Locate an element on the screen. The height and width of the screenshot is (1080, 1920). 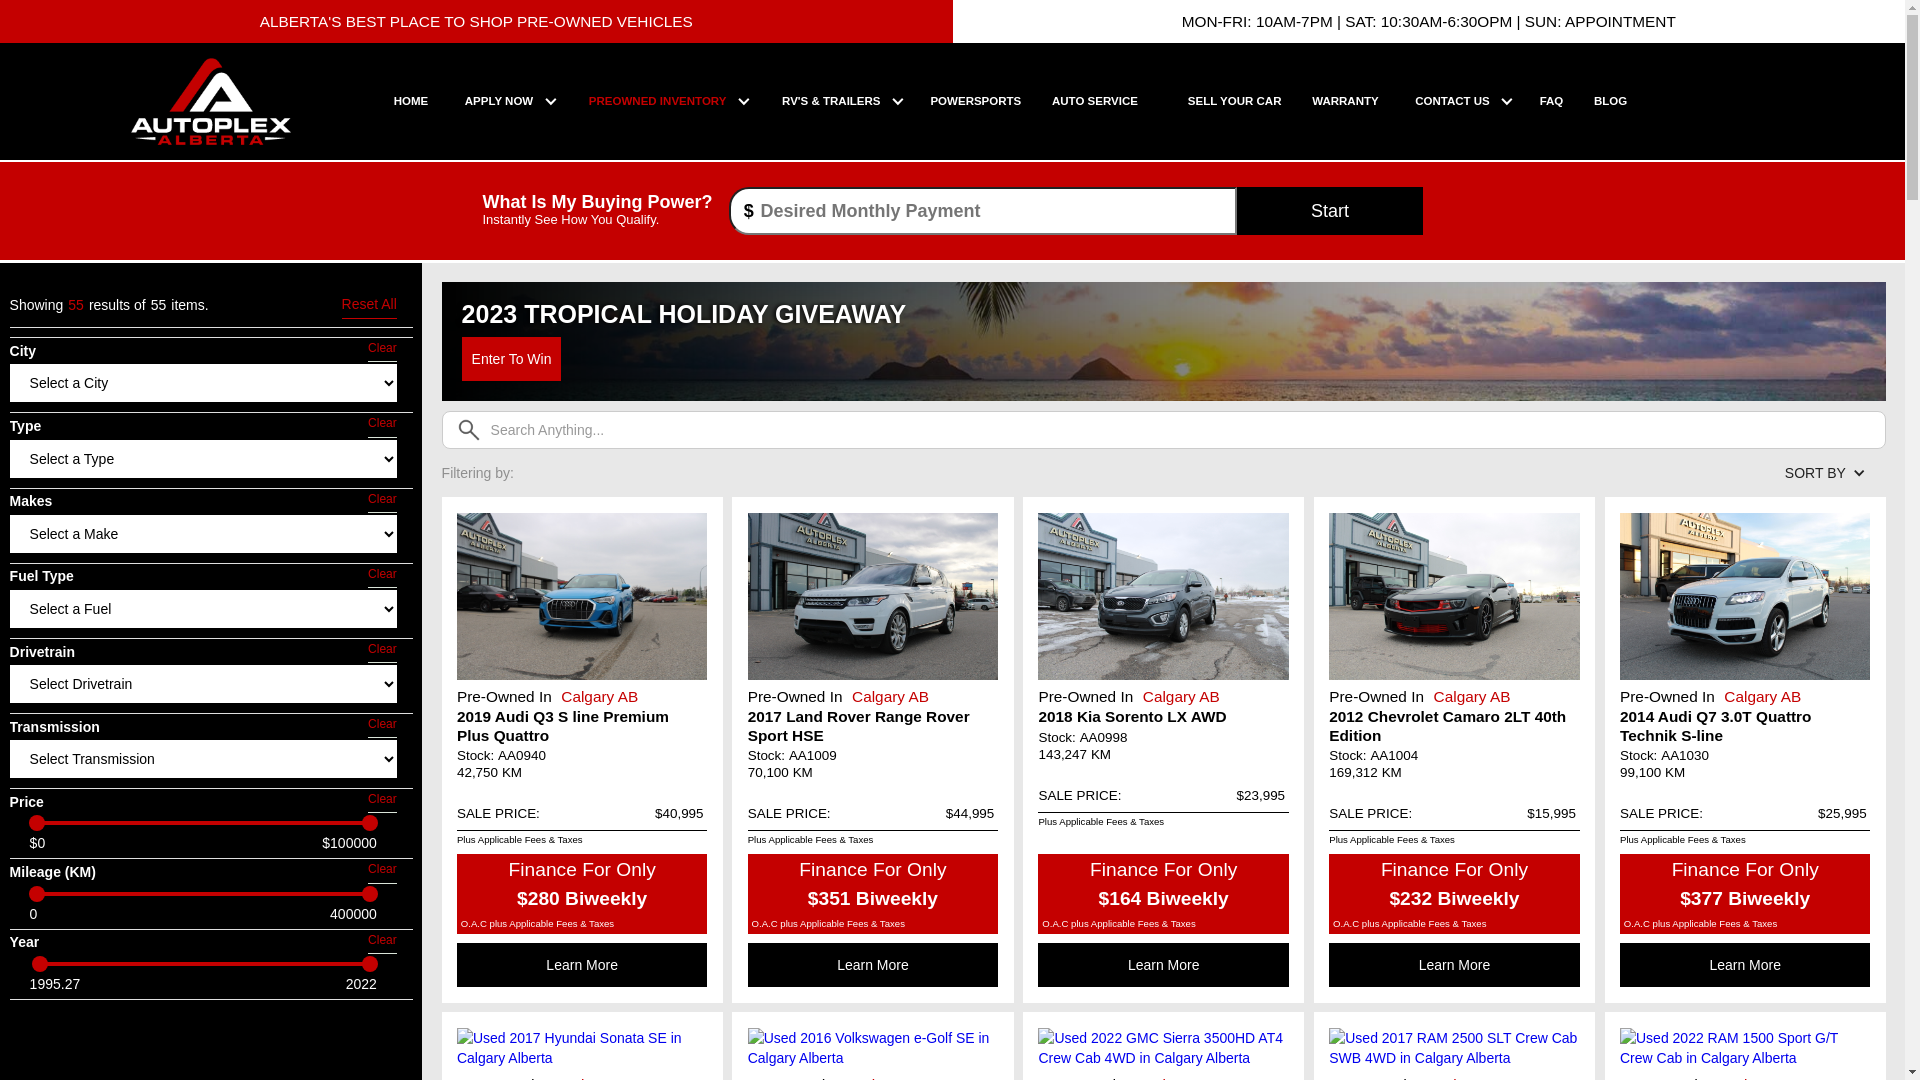
'FAQ' is located at coordinates (1550, 101).